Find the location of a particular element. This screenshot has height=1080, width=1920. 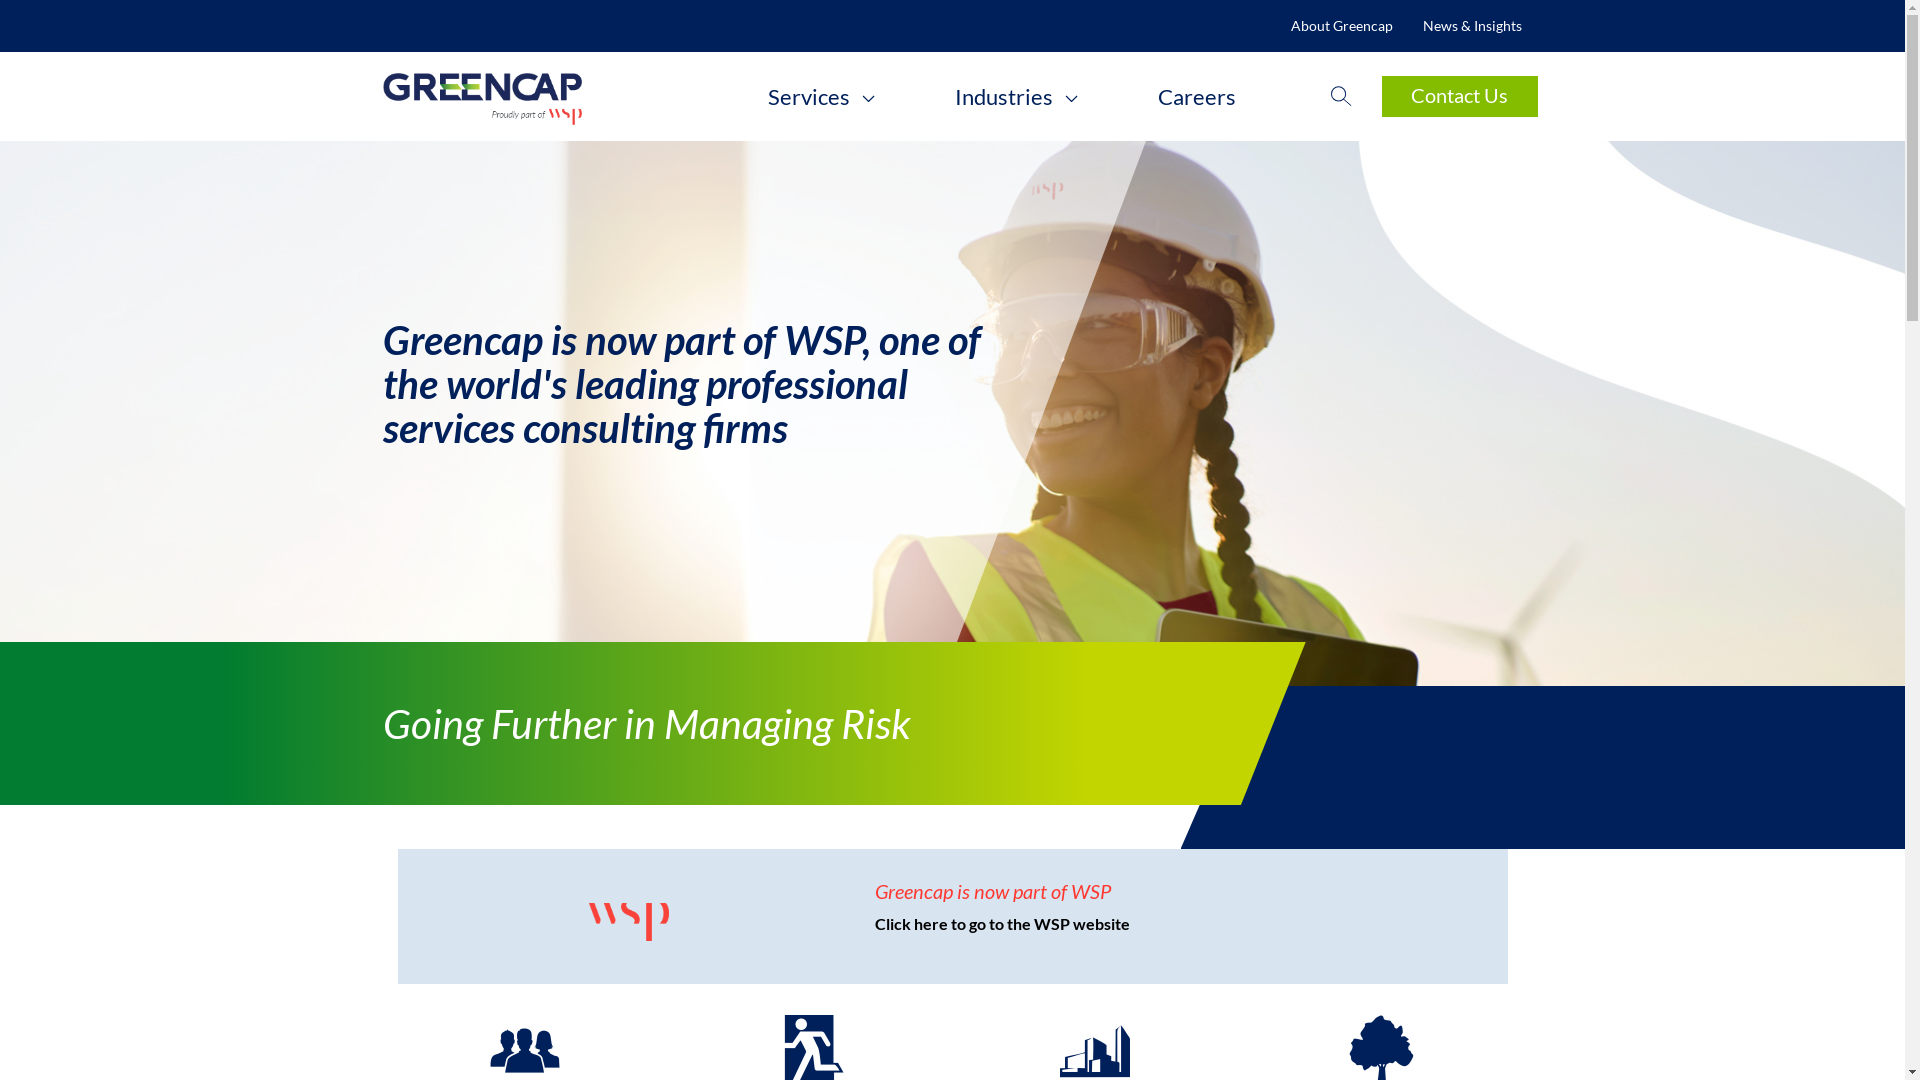

'Contact Us' is located at coordinates (1459, 95).